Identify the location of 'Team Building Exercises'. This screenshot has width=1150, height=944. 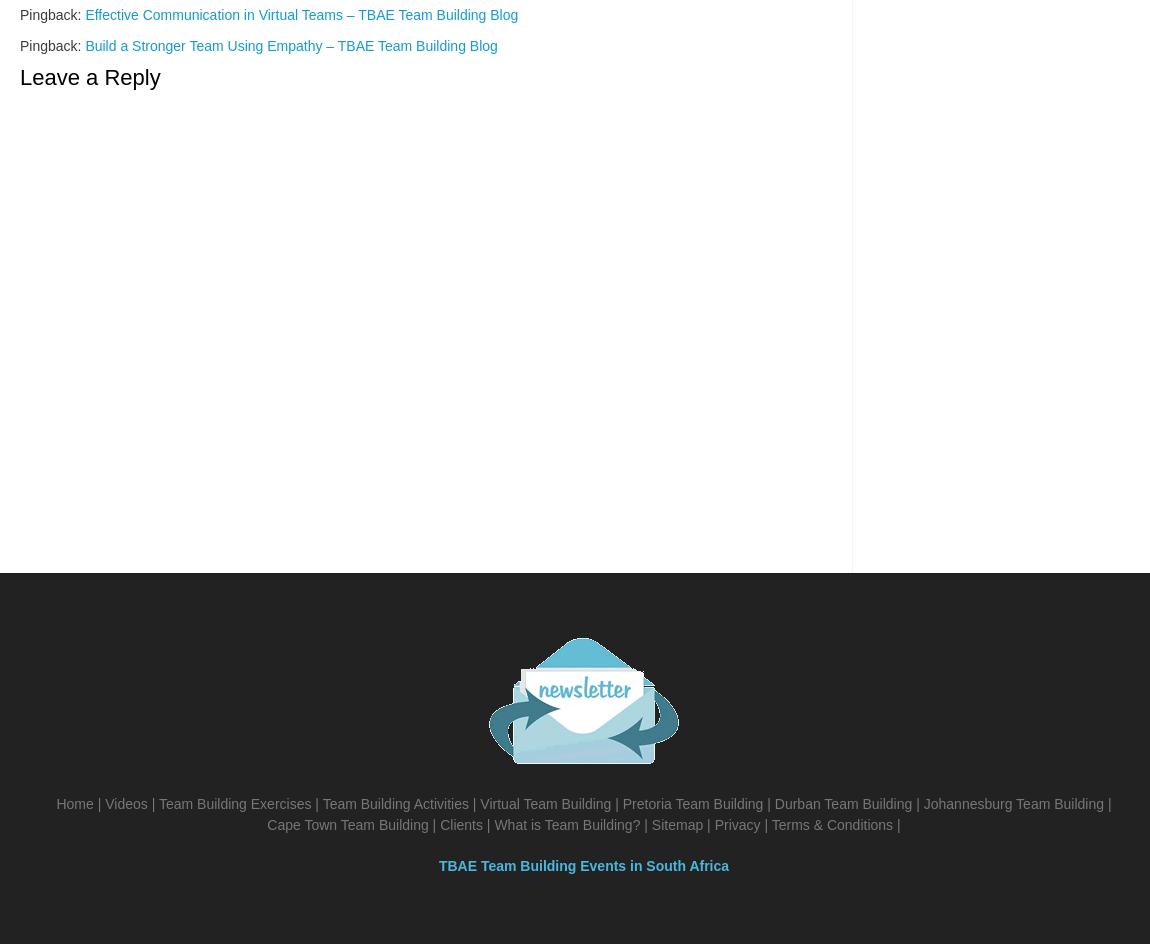
(157, 803).